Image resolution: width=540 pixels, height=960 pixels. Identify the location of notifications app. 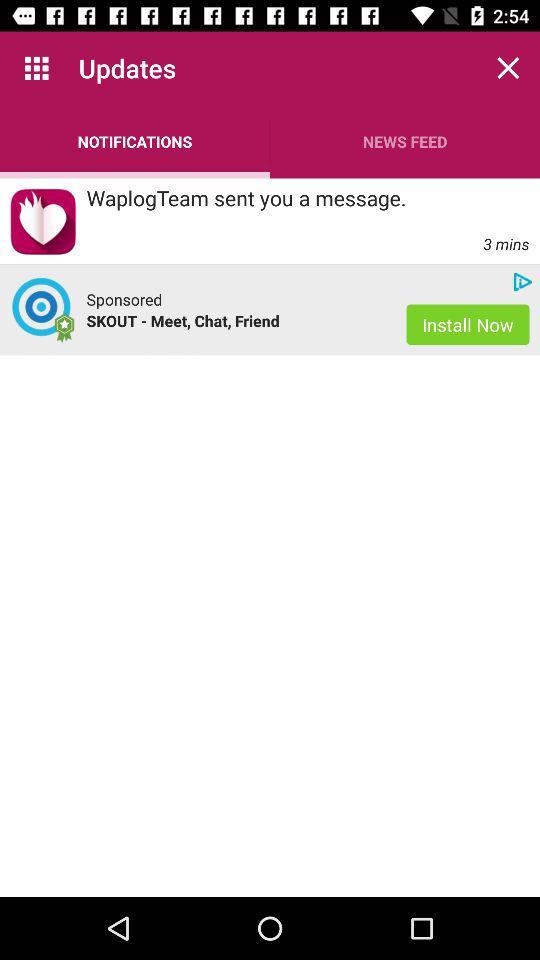
(135, 140).